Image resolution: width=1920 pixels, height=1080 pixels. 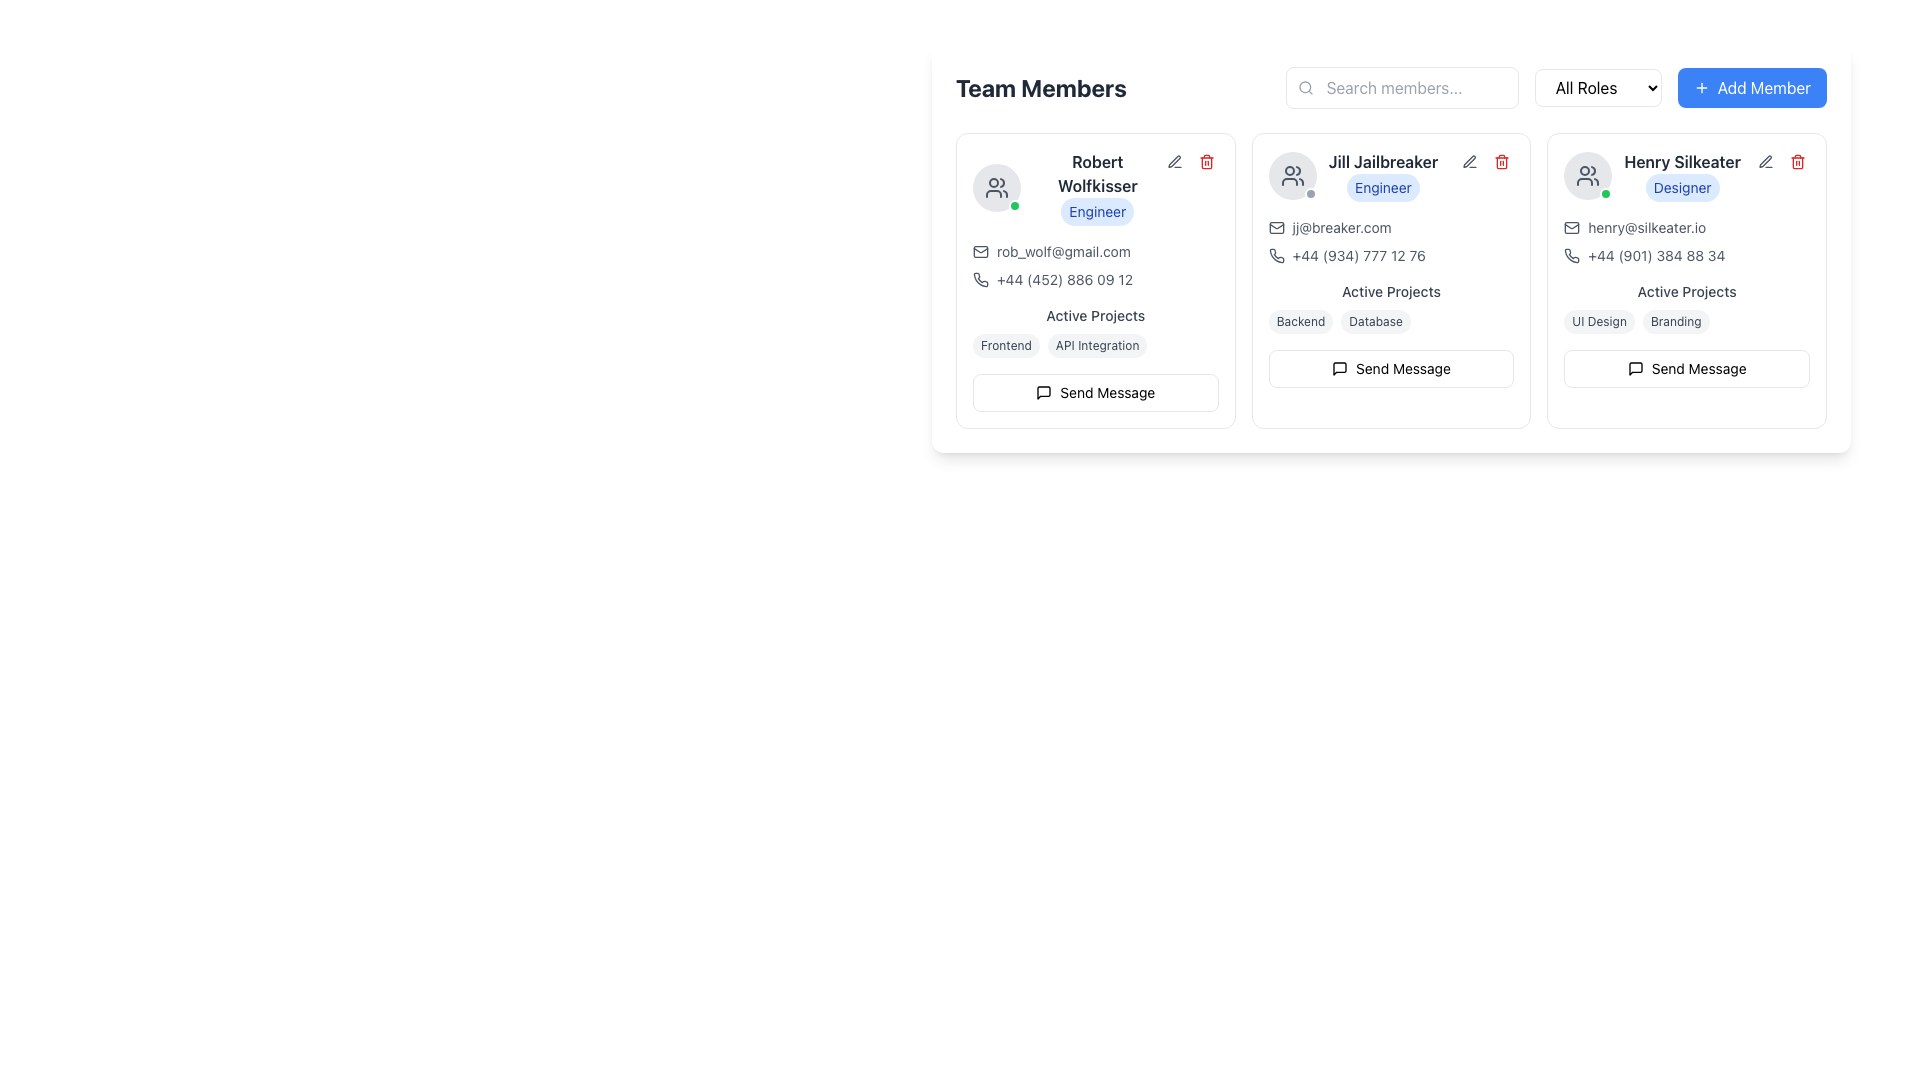 I want to click on the phone icon located at the top left corner of the contact information section of the first team member card, adjacent to the phone number '+44 (452) 886 09 12', so click(x=980, y=280).